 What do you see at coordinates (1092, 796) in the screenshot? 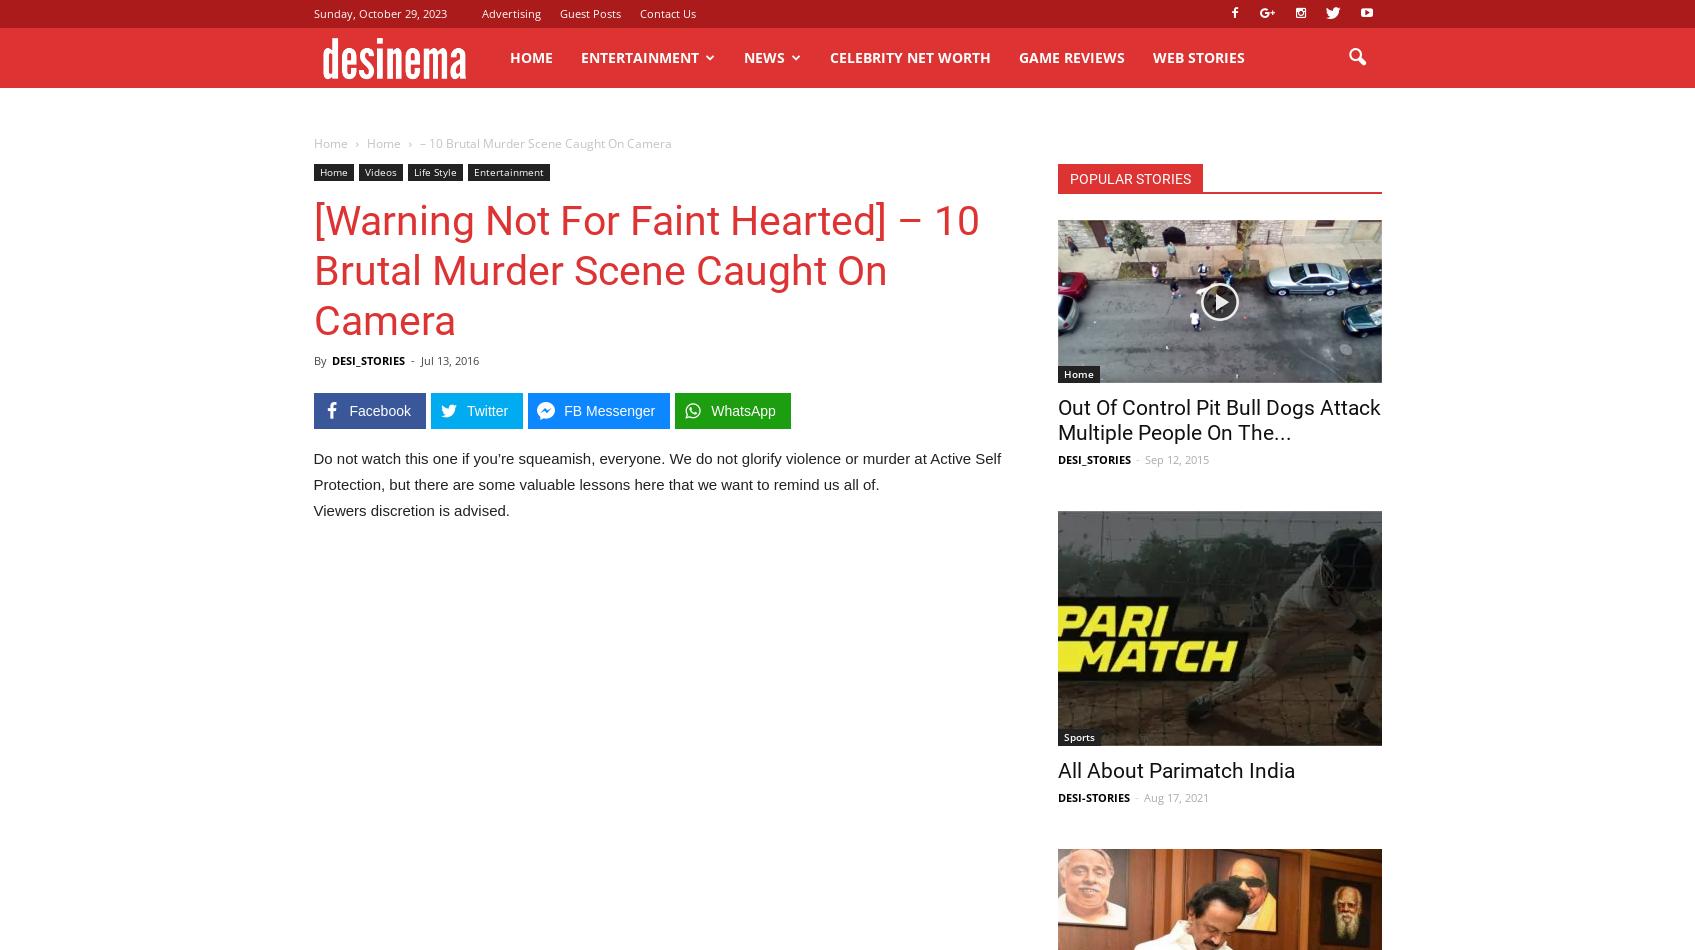
I see `'DESI-STORIES'` at bounding box center [1092, 796].